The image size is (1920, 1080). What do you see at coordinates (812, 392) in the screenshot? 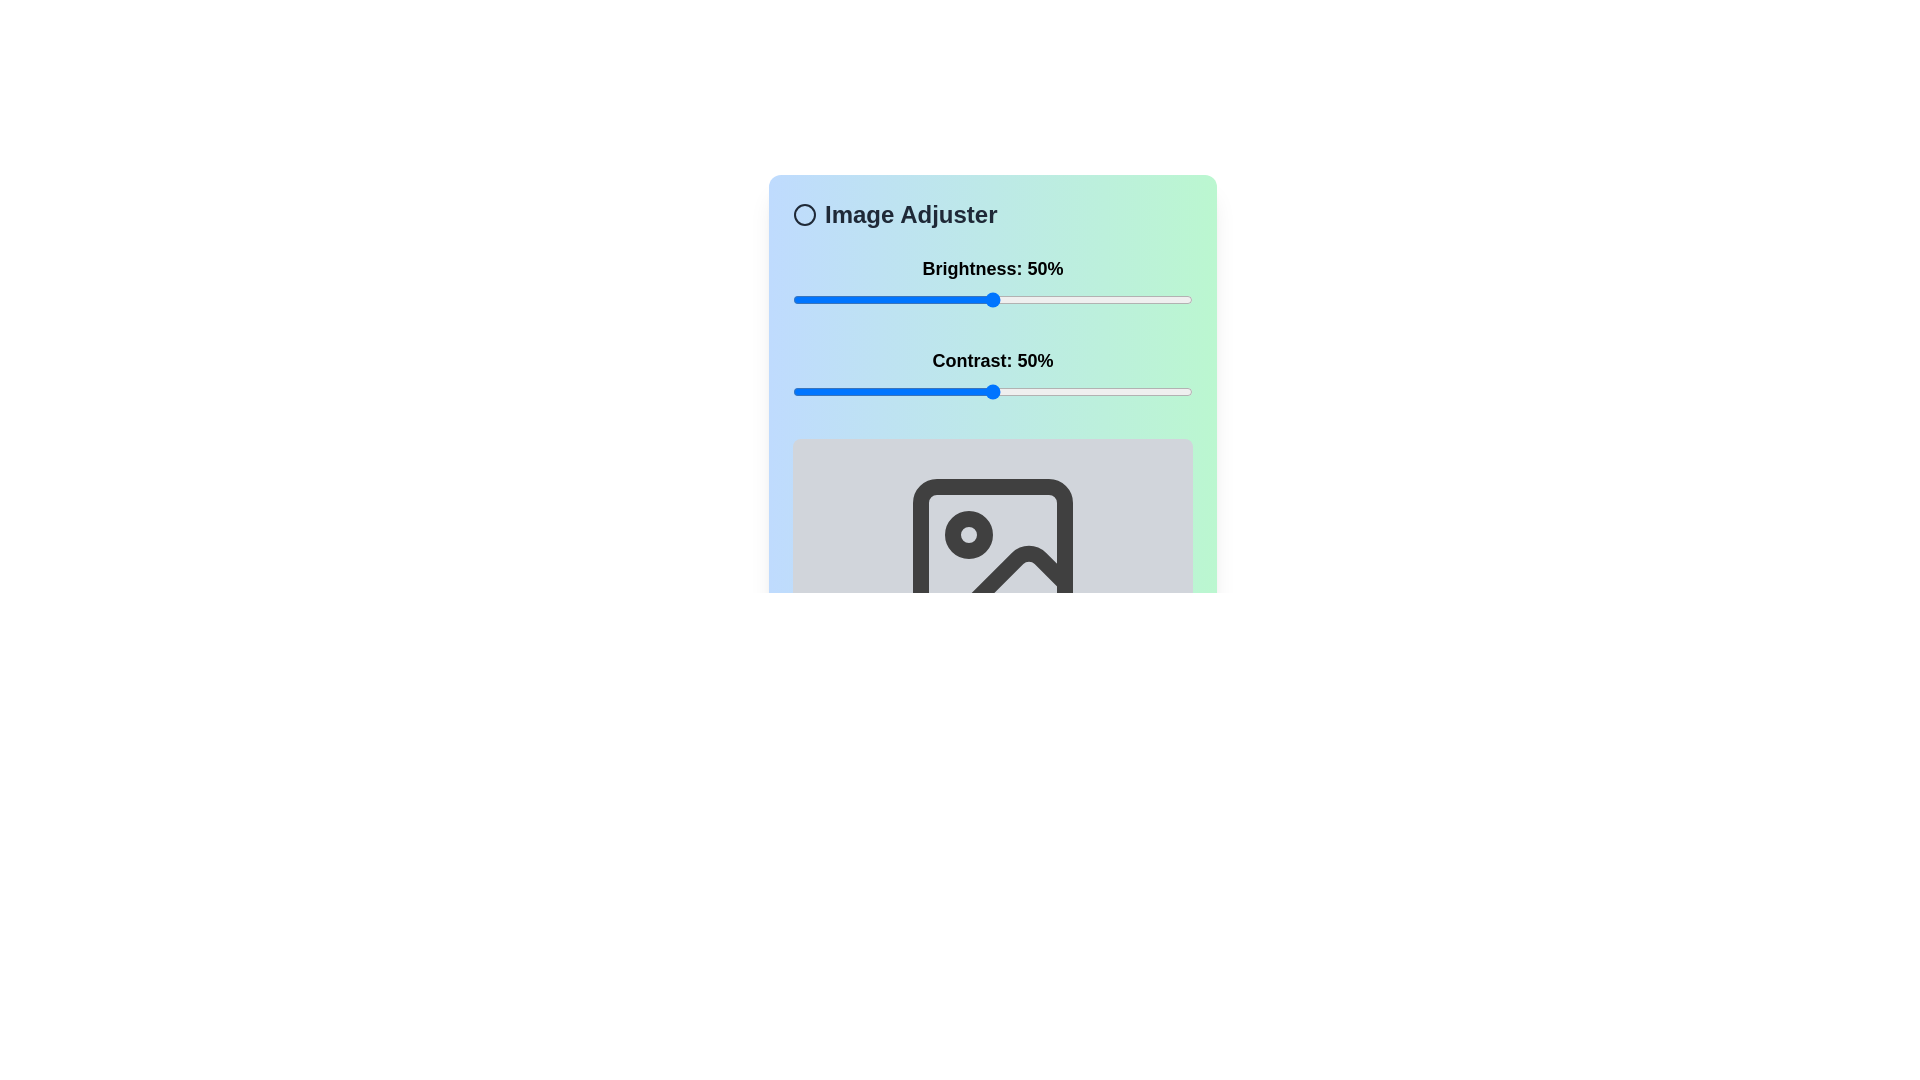
I see `the contrast slider to 5%` at bounding box center [812, 392].